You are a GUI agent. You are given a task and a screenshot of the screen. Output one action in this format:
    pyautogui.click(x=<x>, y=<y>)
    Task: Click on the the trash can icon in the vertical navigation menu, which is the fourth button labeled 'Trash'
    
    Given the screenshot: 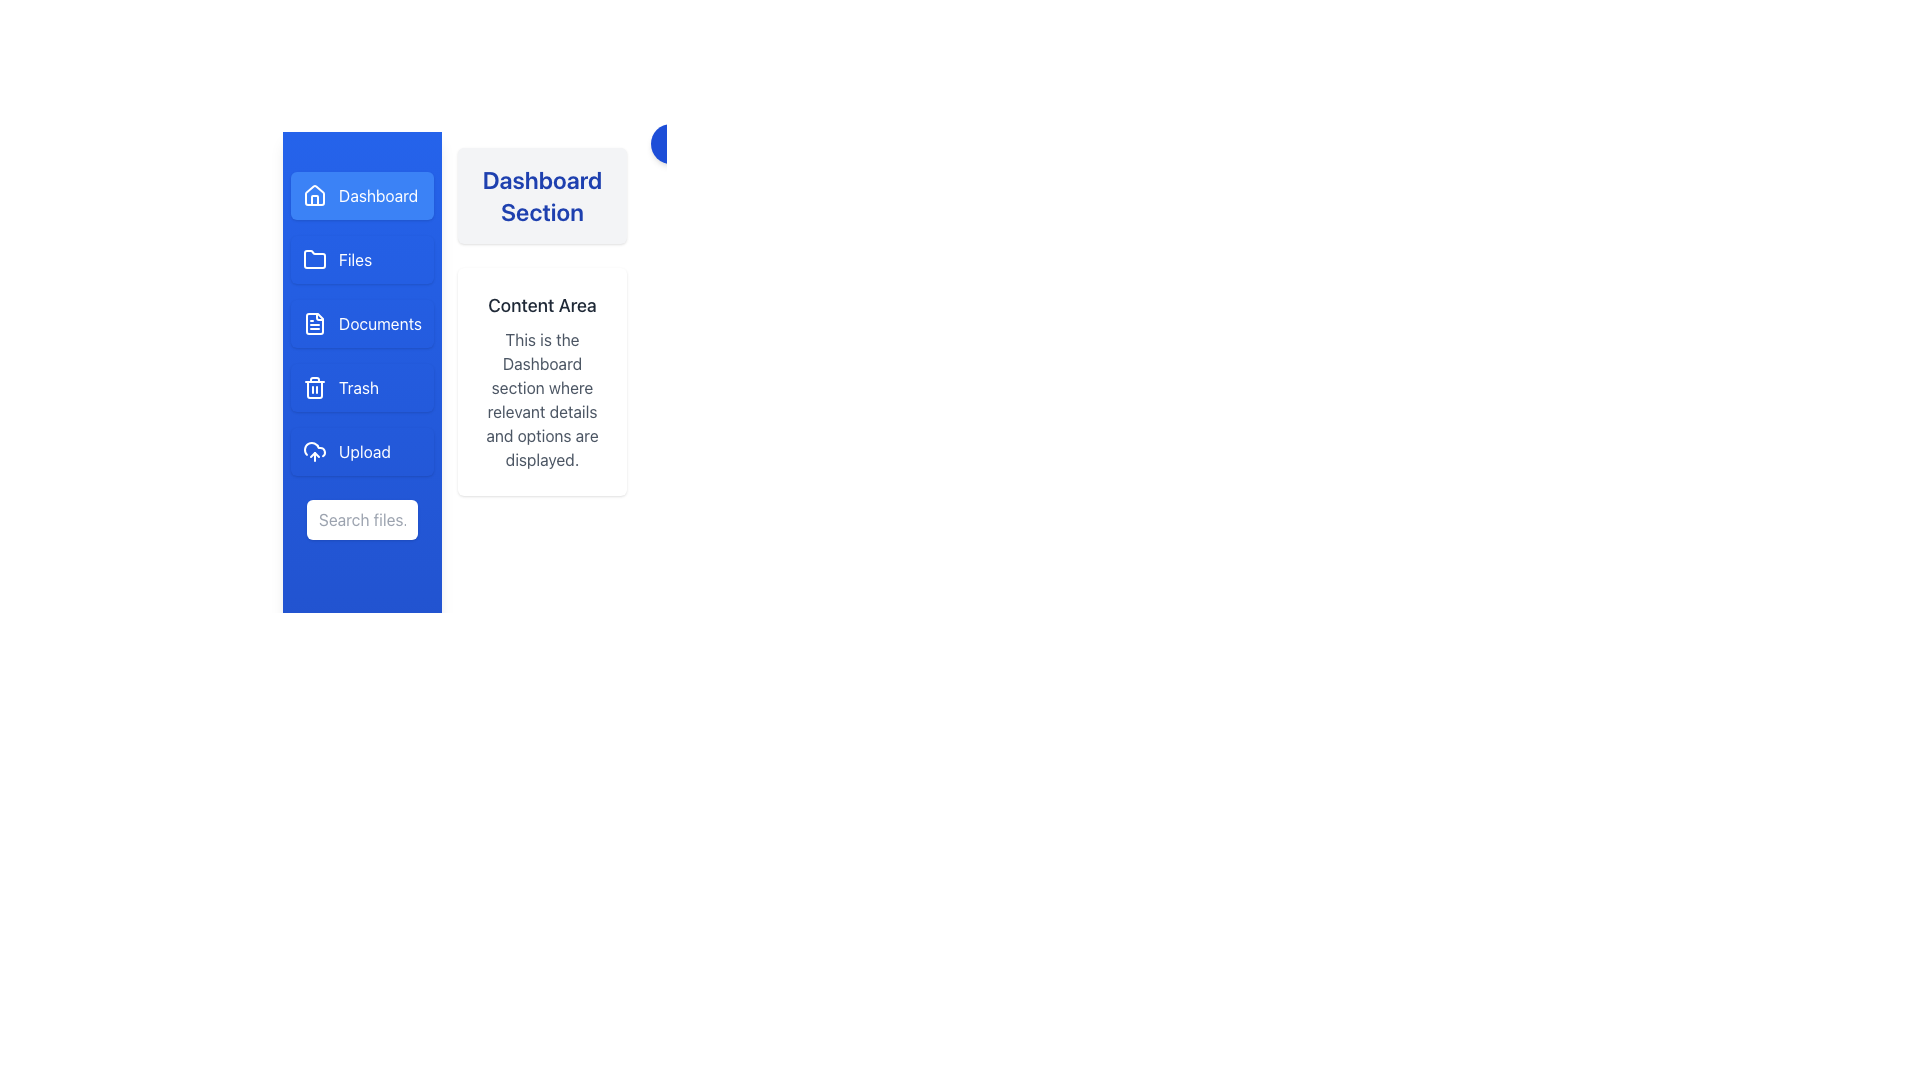 What is the action you would take?
    pyautogui.click(x=314, y=388)
    